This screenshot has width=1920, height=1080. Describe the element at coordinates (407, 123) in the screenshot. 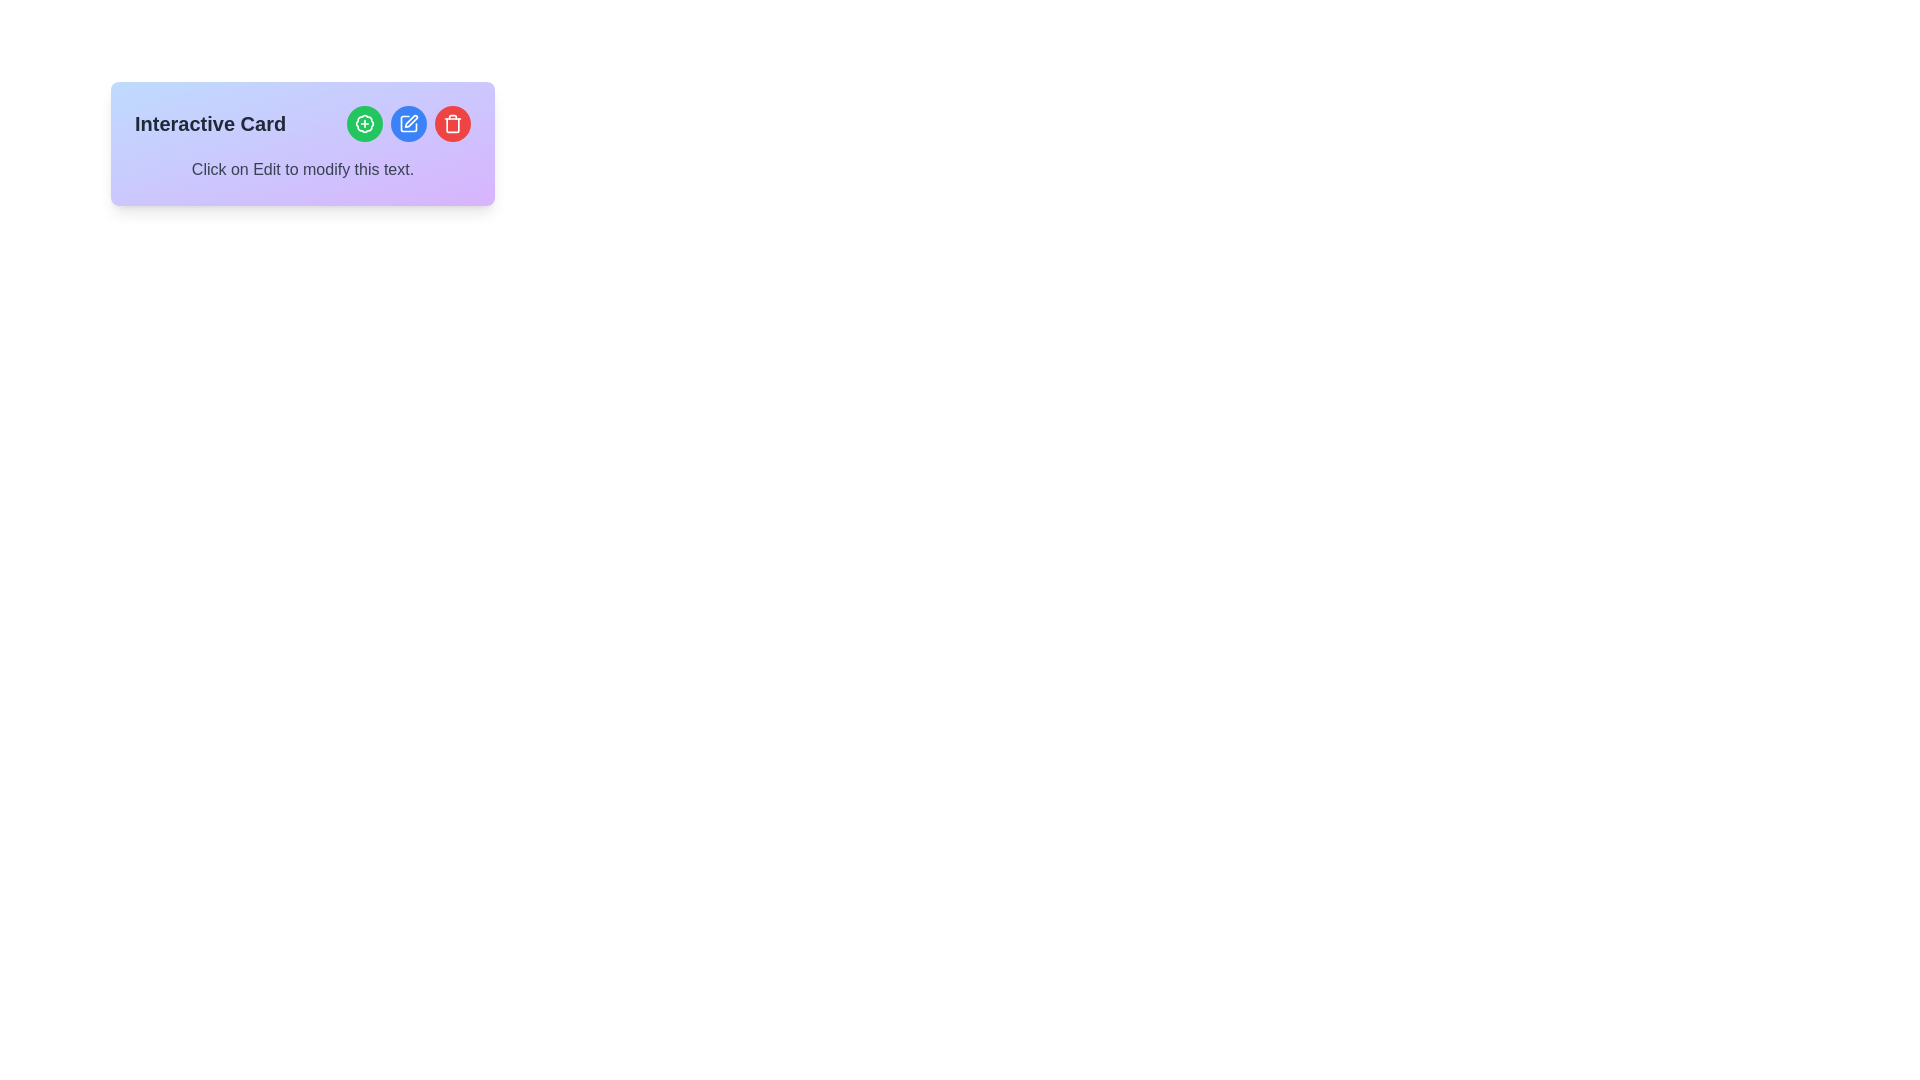

I see `the 'Edit' button located in the top-right corner of the 'Interactive Card' component` at that location.